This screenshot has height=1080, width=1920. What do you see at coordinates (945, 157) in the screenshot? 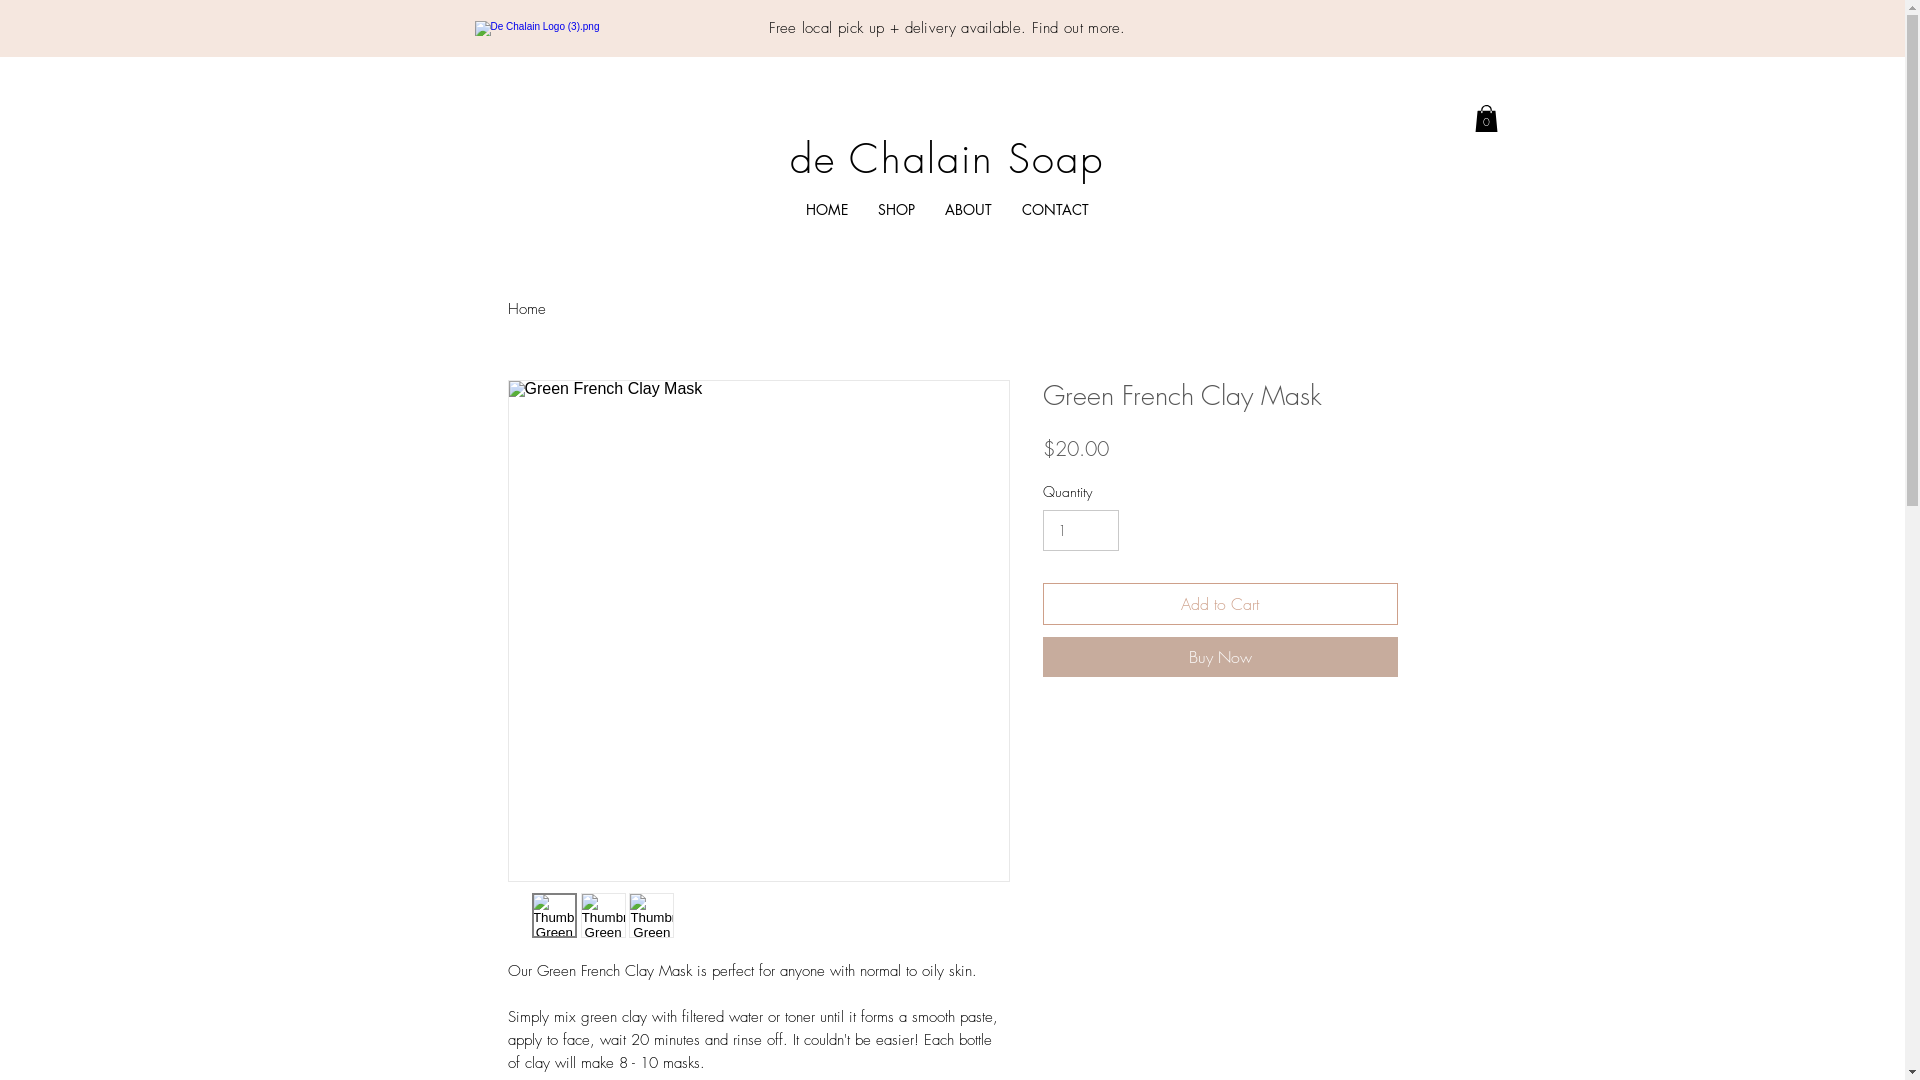
I see `'de Chalain Soap'` at bounding box center [945, 157].